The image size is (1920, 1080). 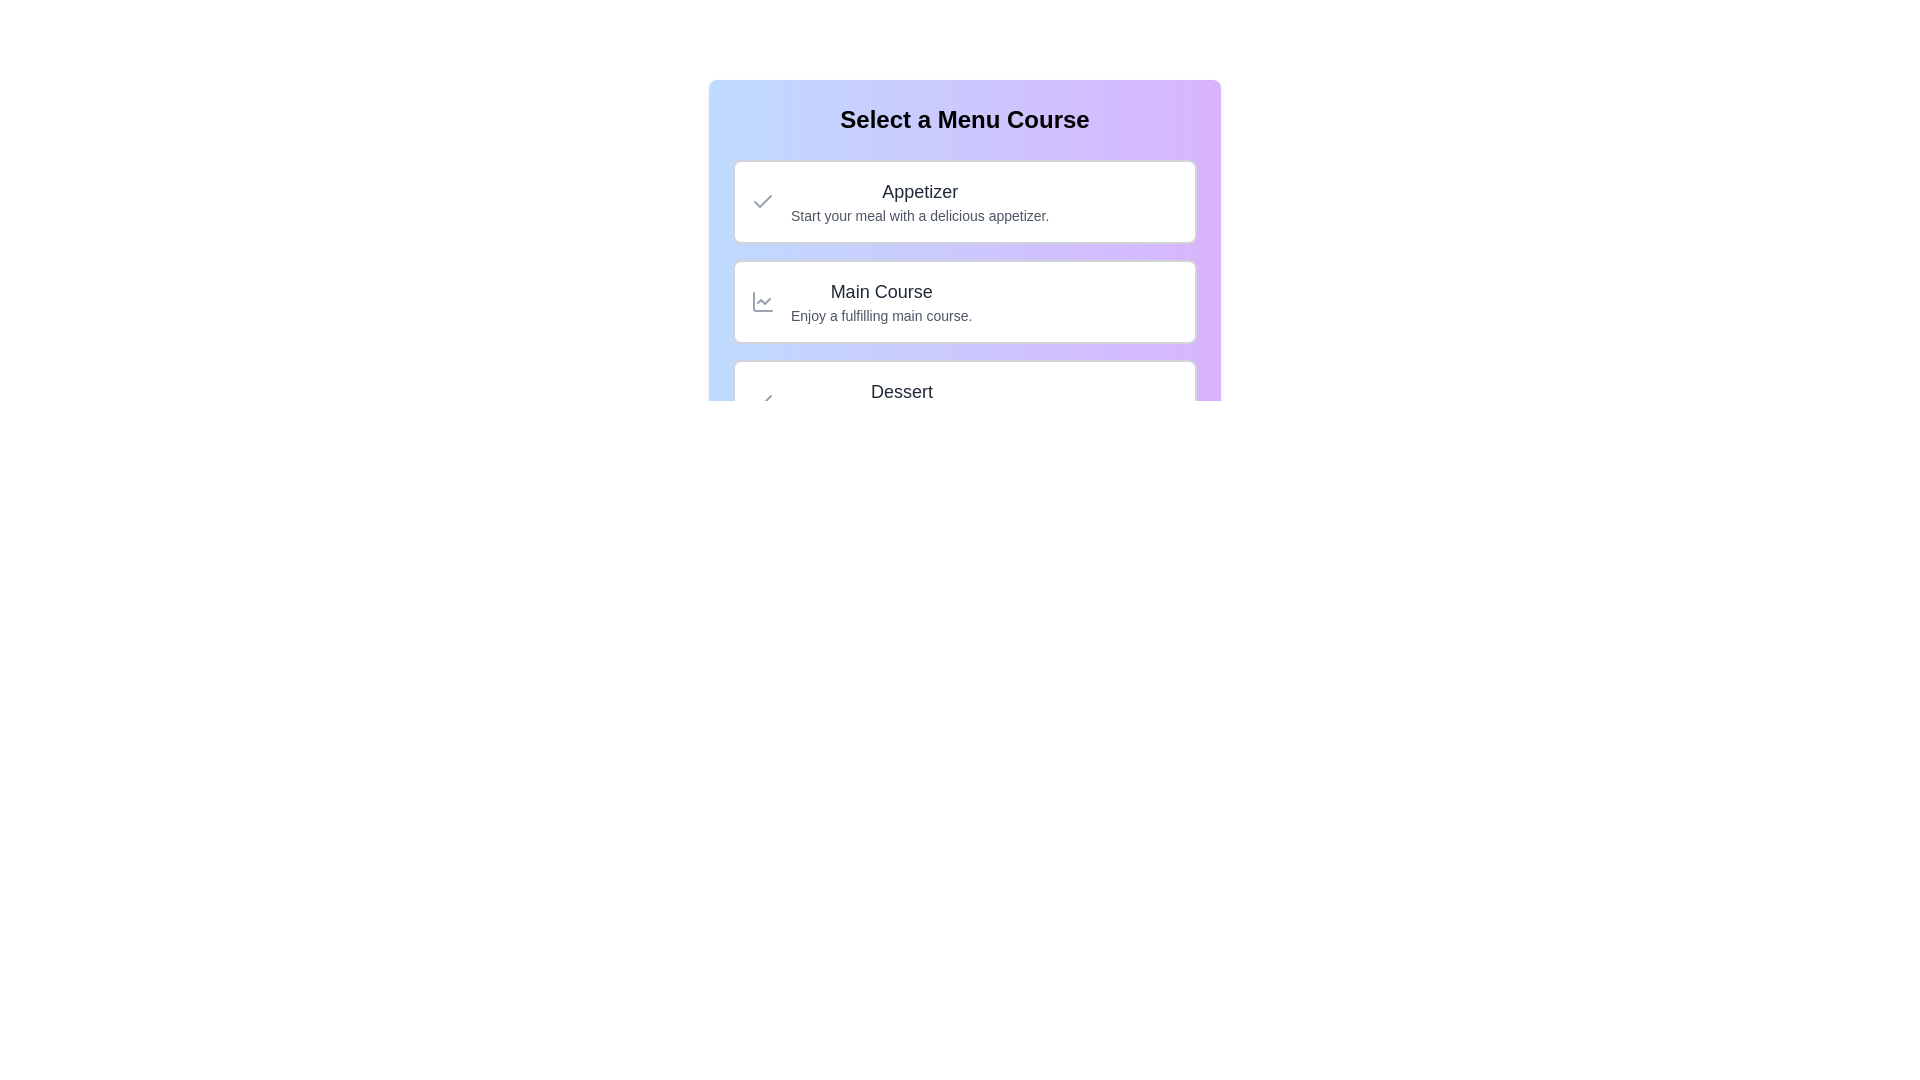 What do you see at coordinates (762, 401) in the screenshot?
I see `the icon located to the left of the text 'Dessert'` at bounding box center [762, 401].